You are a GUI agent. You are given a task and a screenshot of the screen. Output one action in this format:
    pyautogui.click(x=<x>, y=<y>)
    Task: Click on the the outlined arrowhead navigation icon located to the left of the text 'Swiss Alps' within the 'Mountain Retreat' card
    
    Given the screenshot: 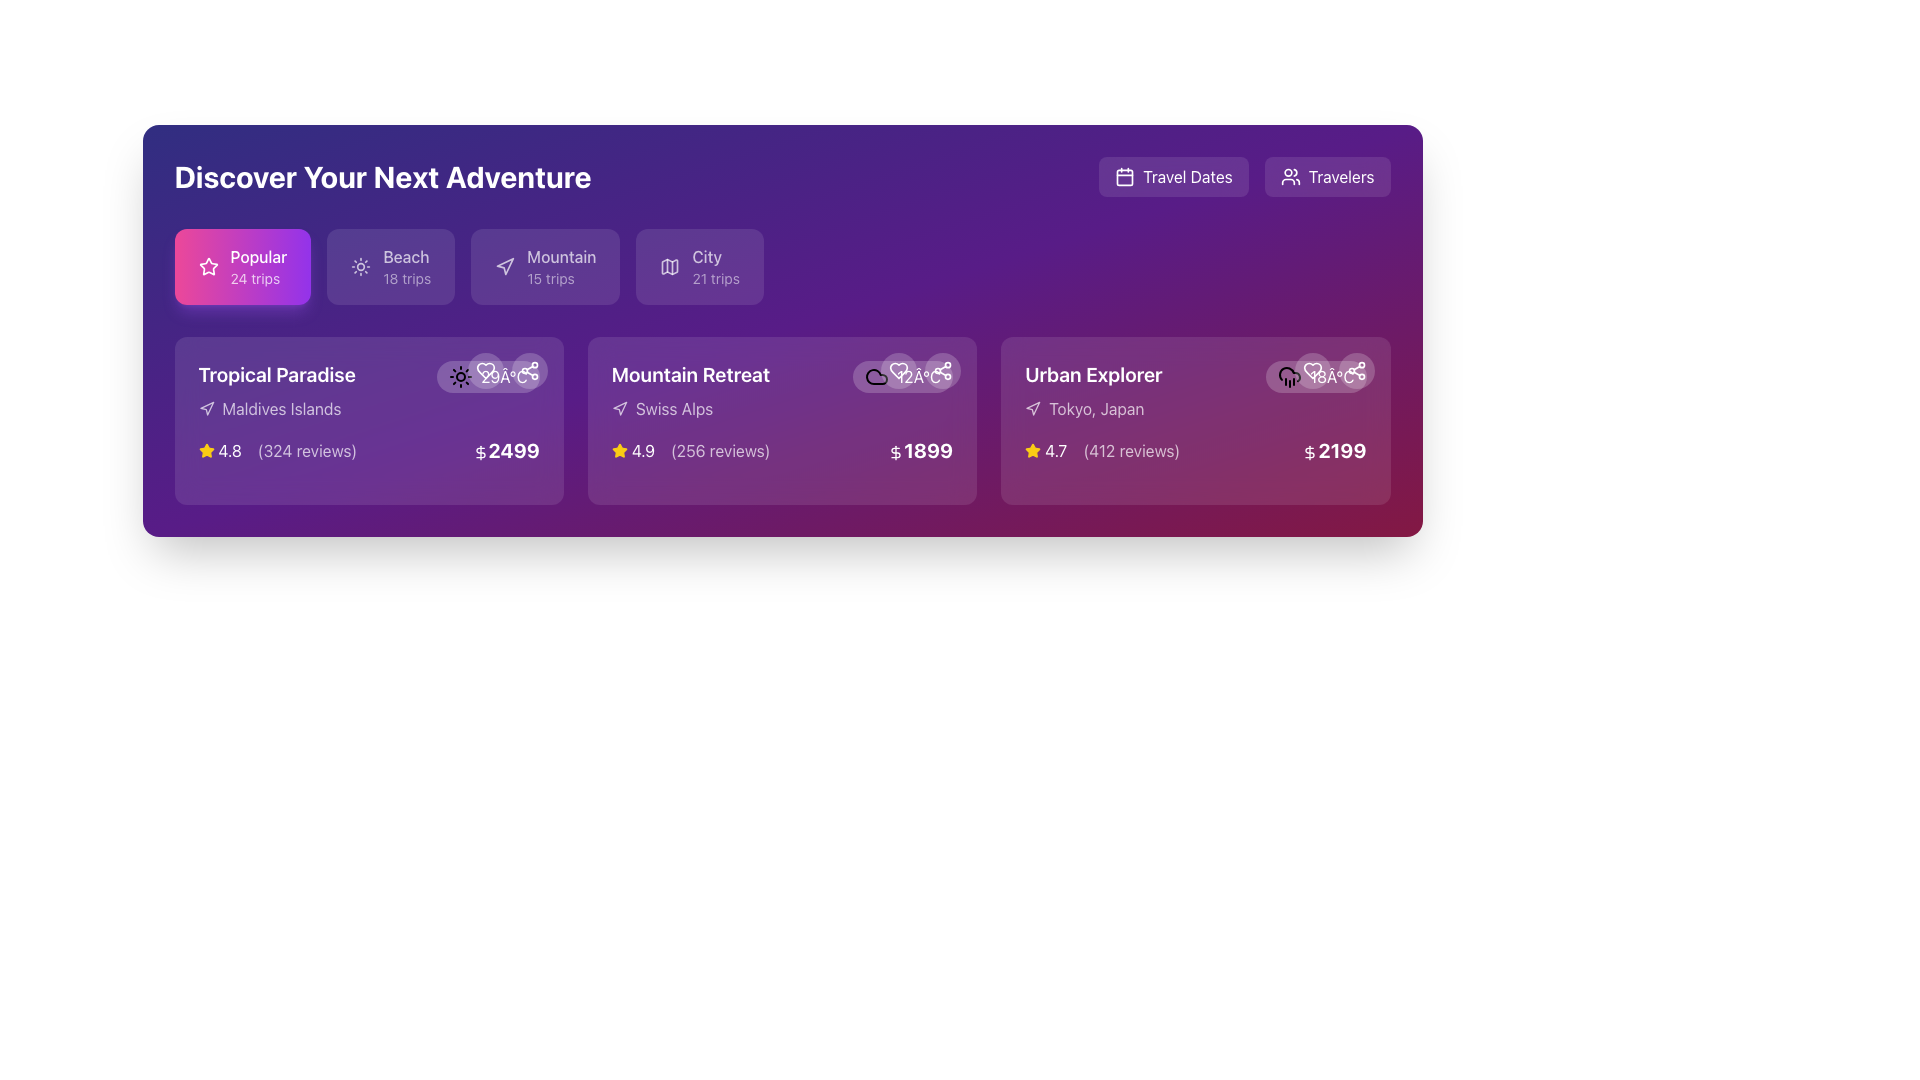 What is the action you would take?
    pyautogui.click(x=618, y=407)
    